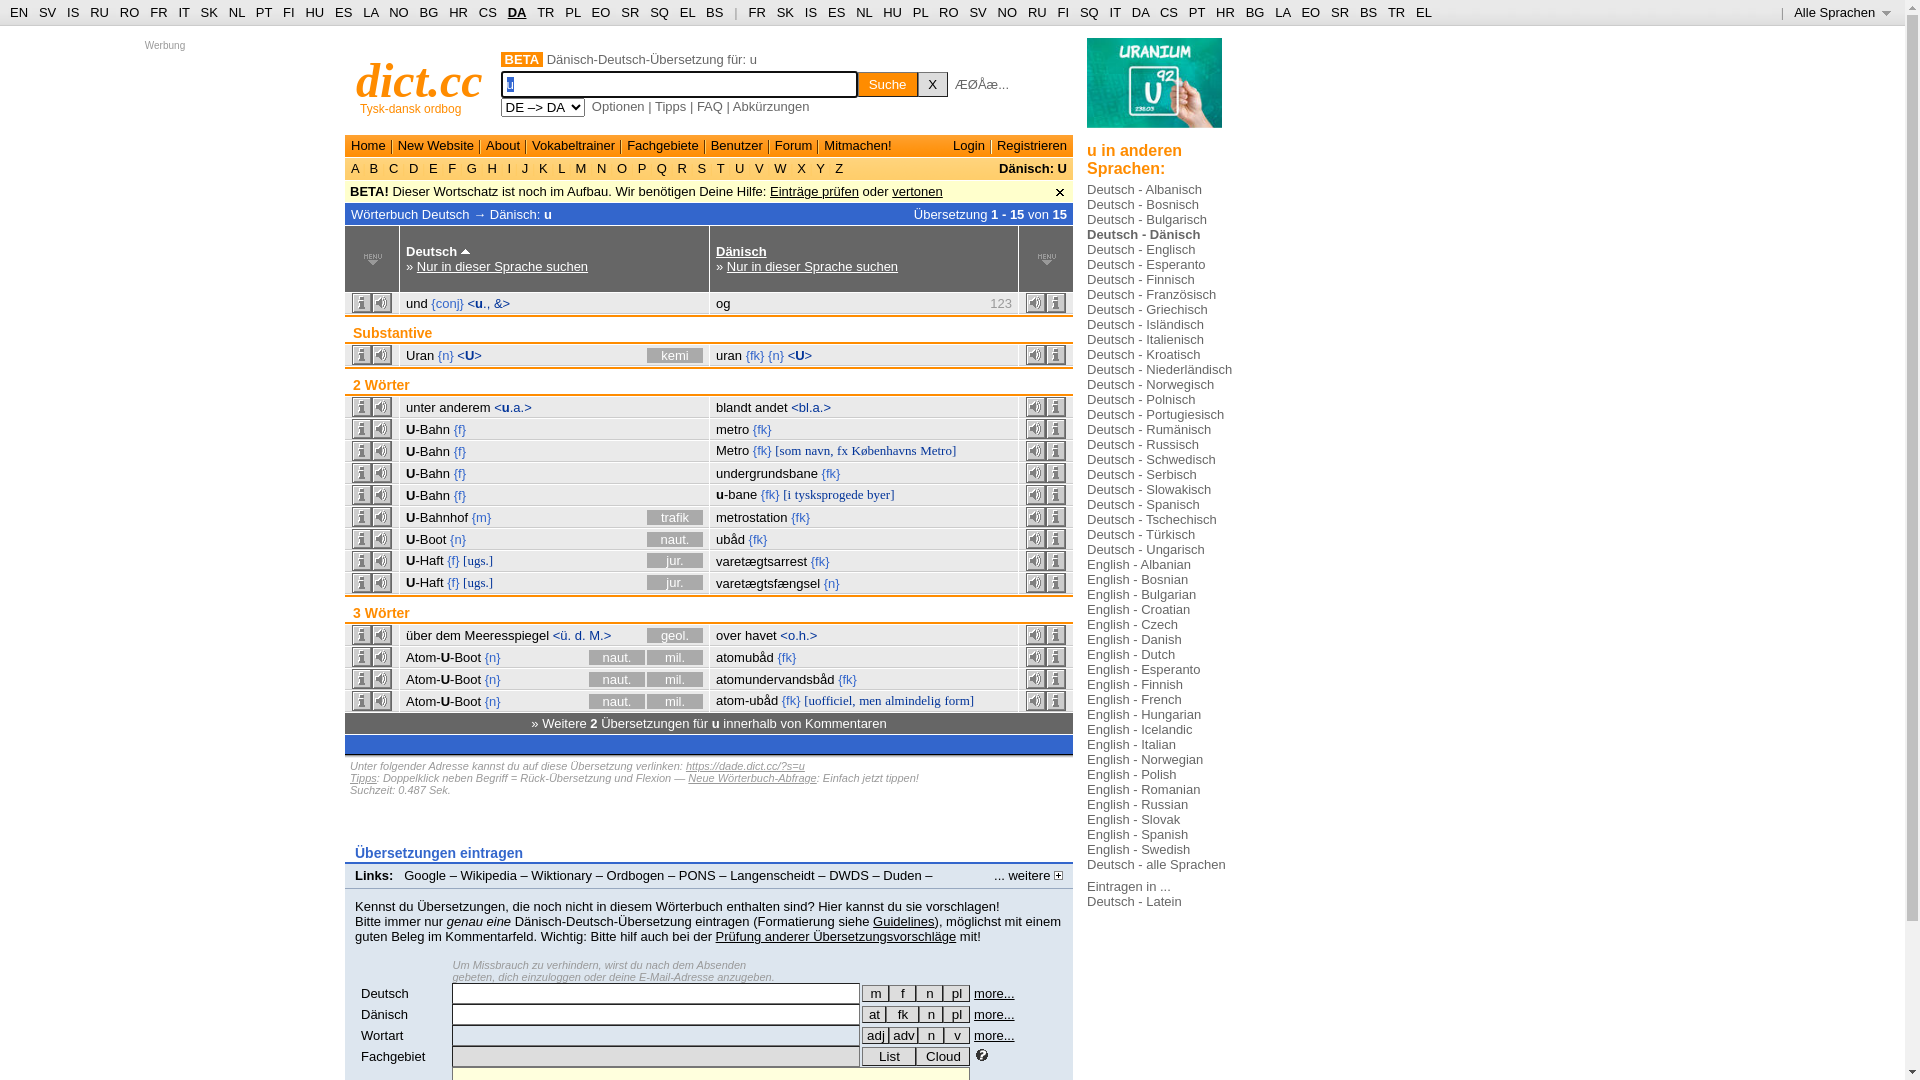  I want to click on '<U>', so click(800, 354).